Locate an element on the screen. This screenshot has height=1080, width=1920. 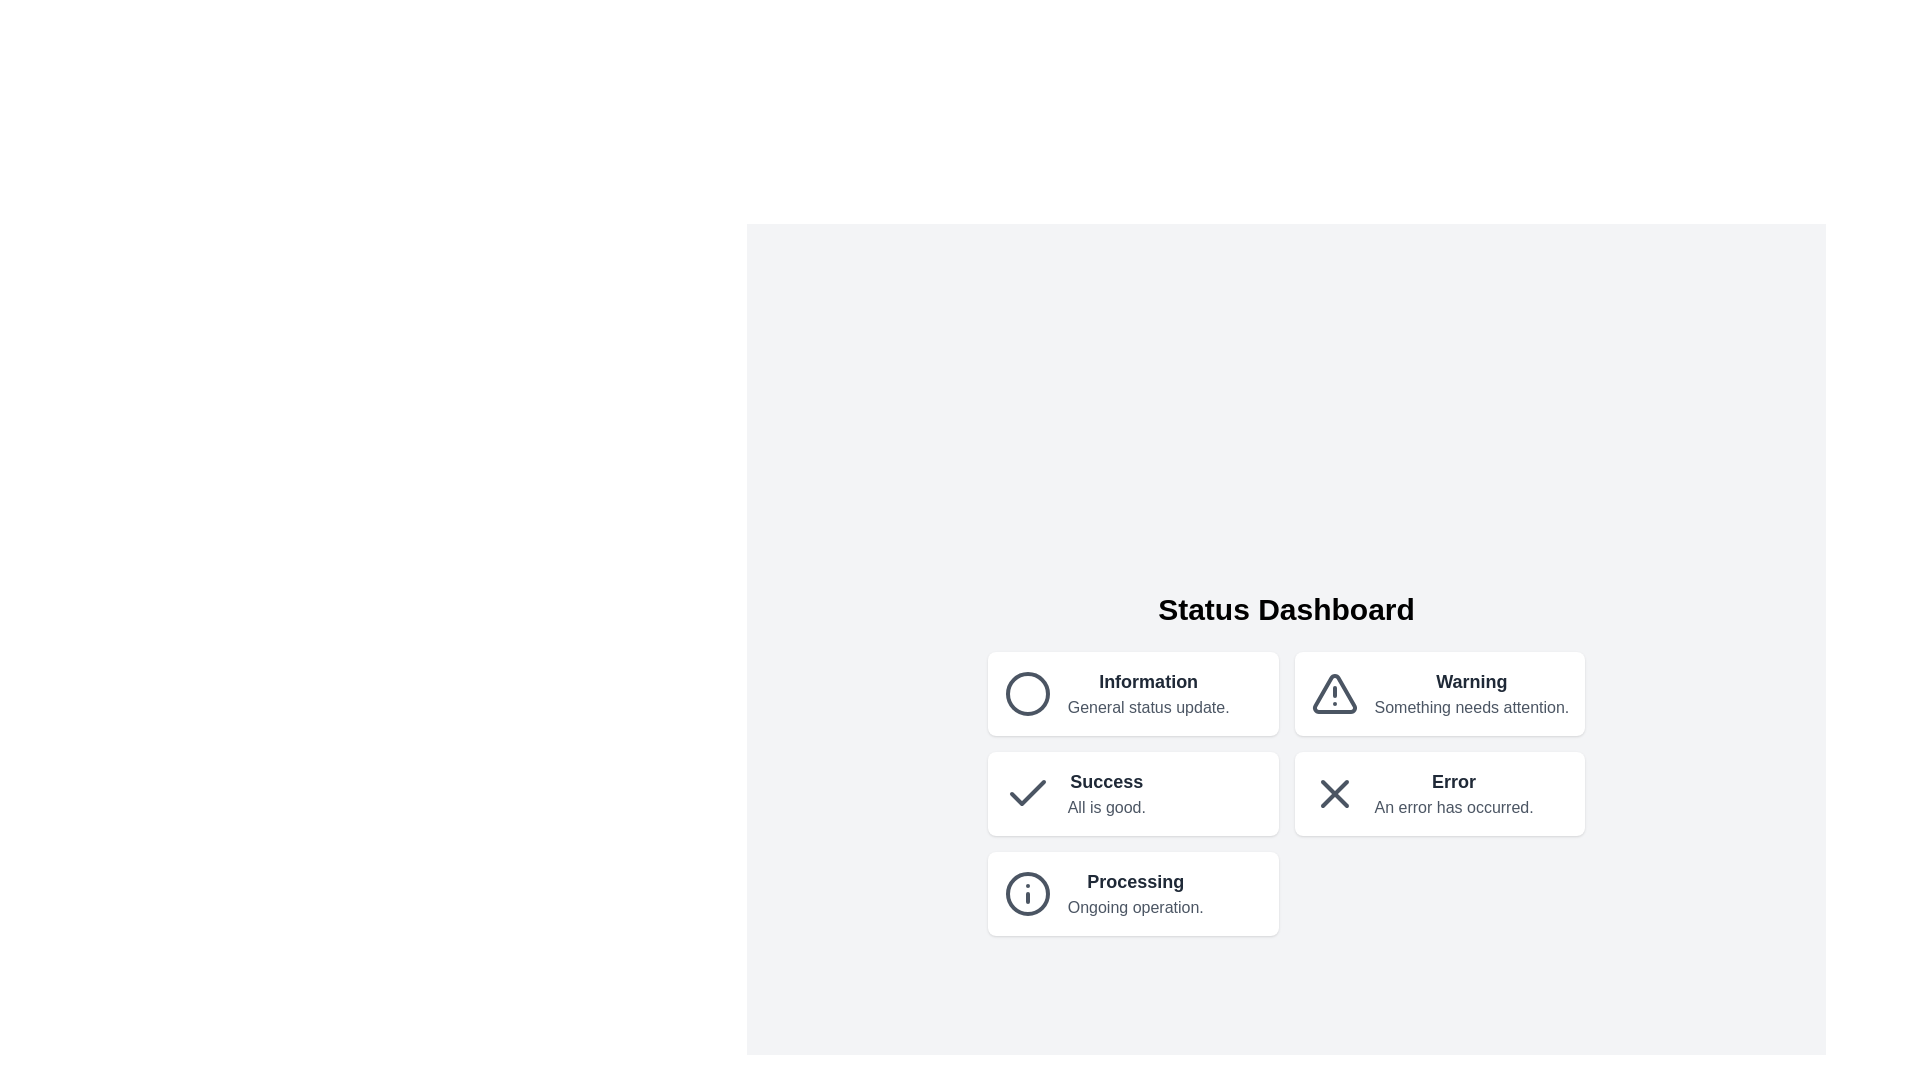
the information icon represented as a circular shape within the 'Processing' category in the bottom-left section of the dashboard is located at coordinates (1027, 893).